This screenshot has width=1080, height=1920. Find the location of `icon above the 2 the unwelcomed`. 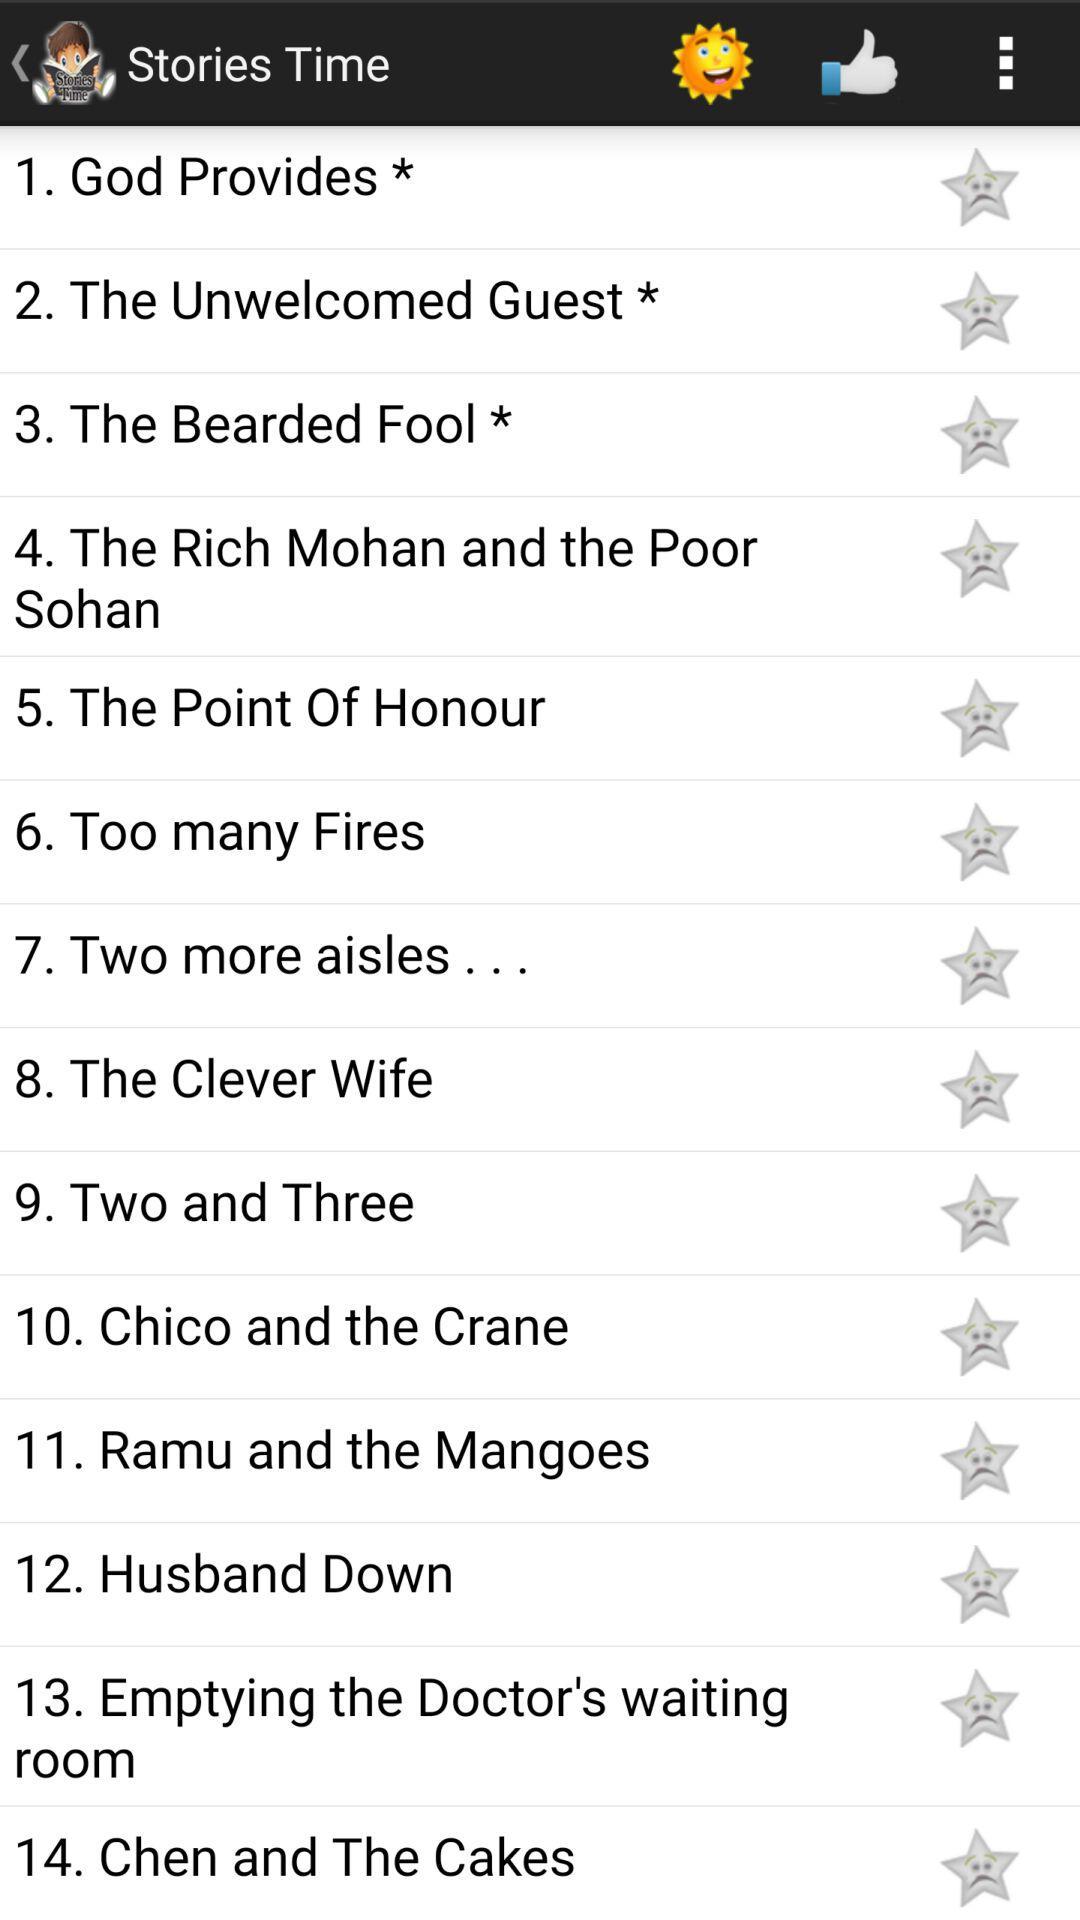

icon above the 2 the unwelcomed is located at coordinates (452, 174).